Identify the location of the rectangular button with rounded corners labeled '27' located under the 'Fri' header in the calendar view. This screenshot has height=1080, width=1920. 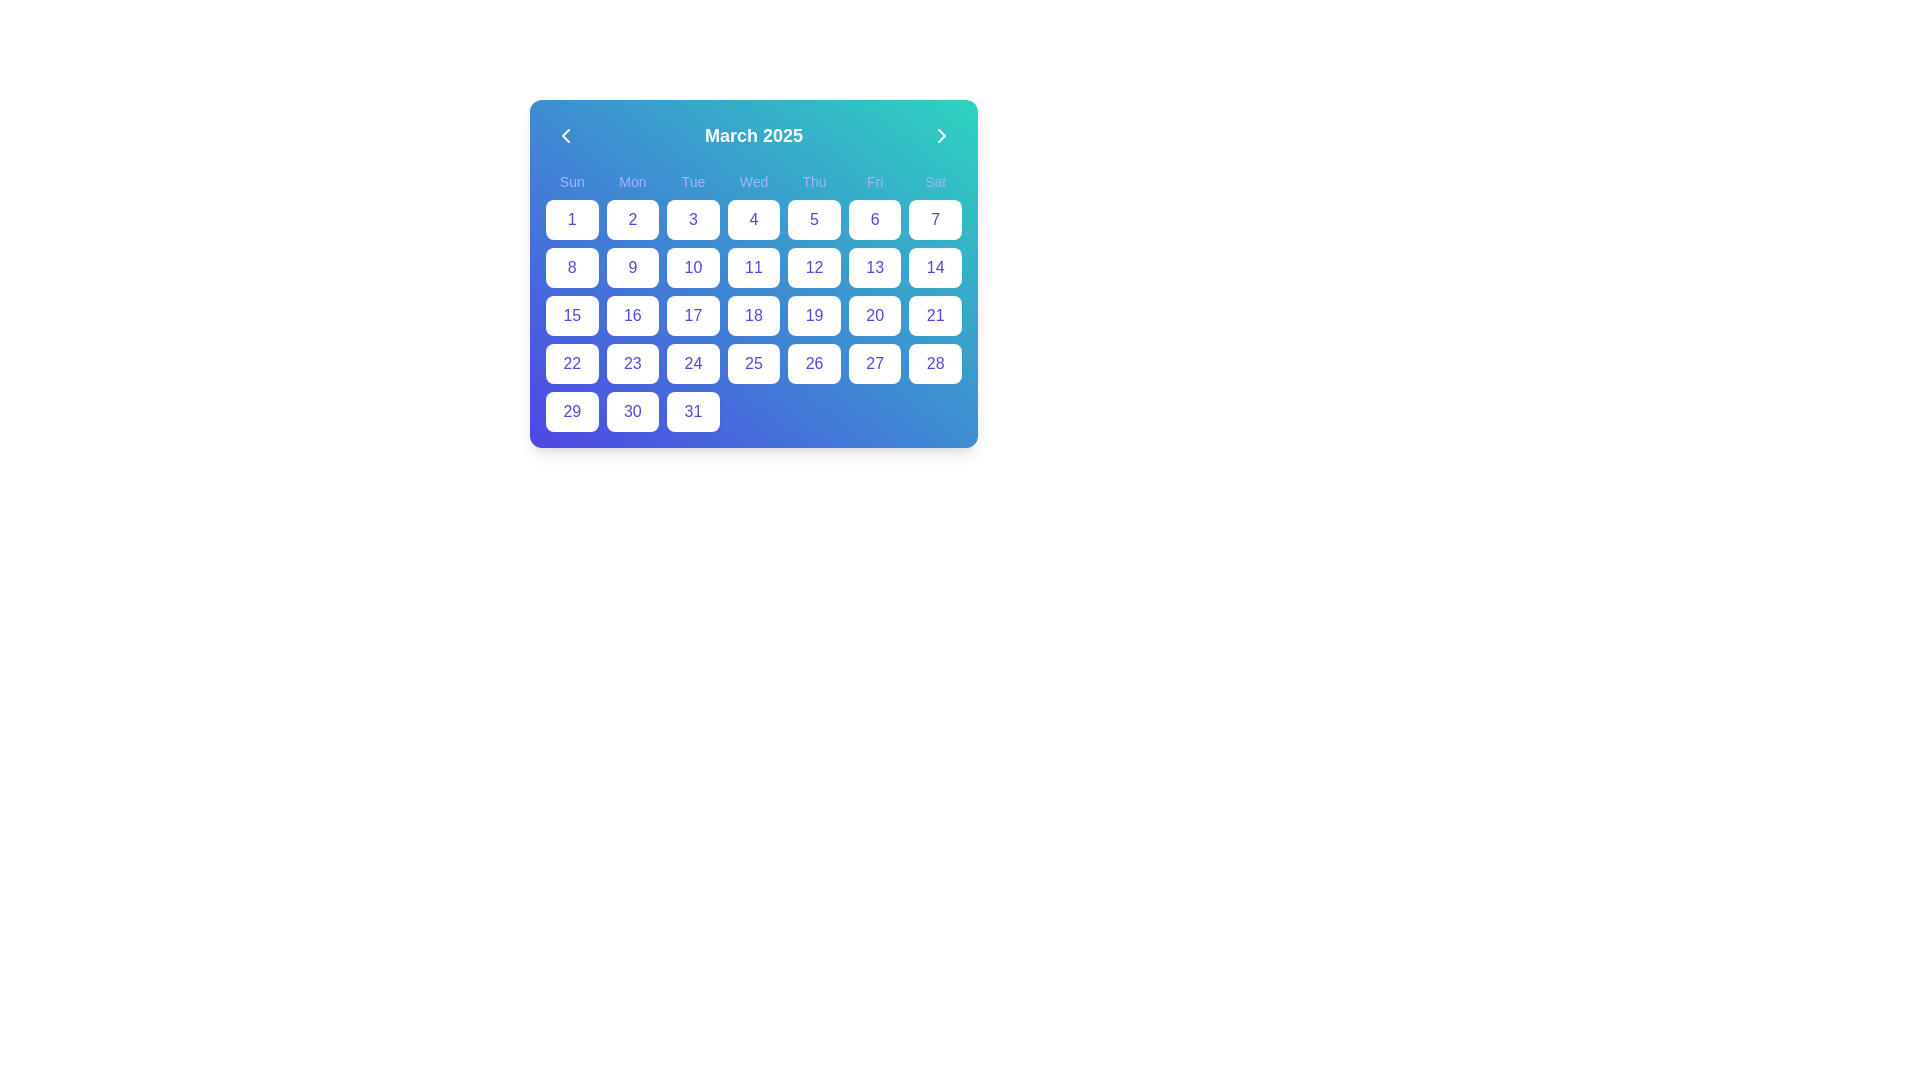
(875, 363).